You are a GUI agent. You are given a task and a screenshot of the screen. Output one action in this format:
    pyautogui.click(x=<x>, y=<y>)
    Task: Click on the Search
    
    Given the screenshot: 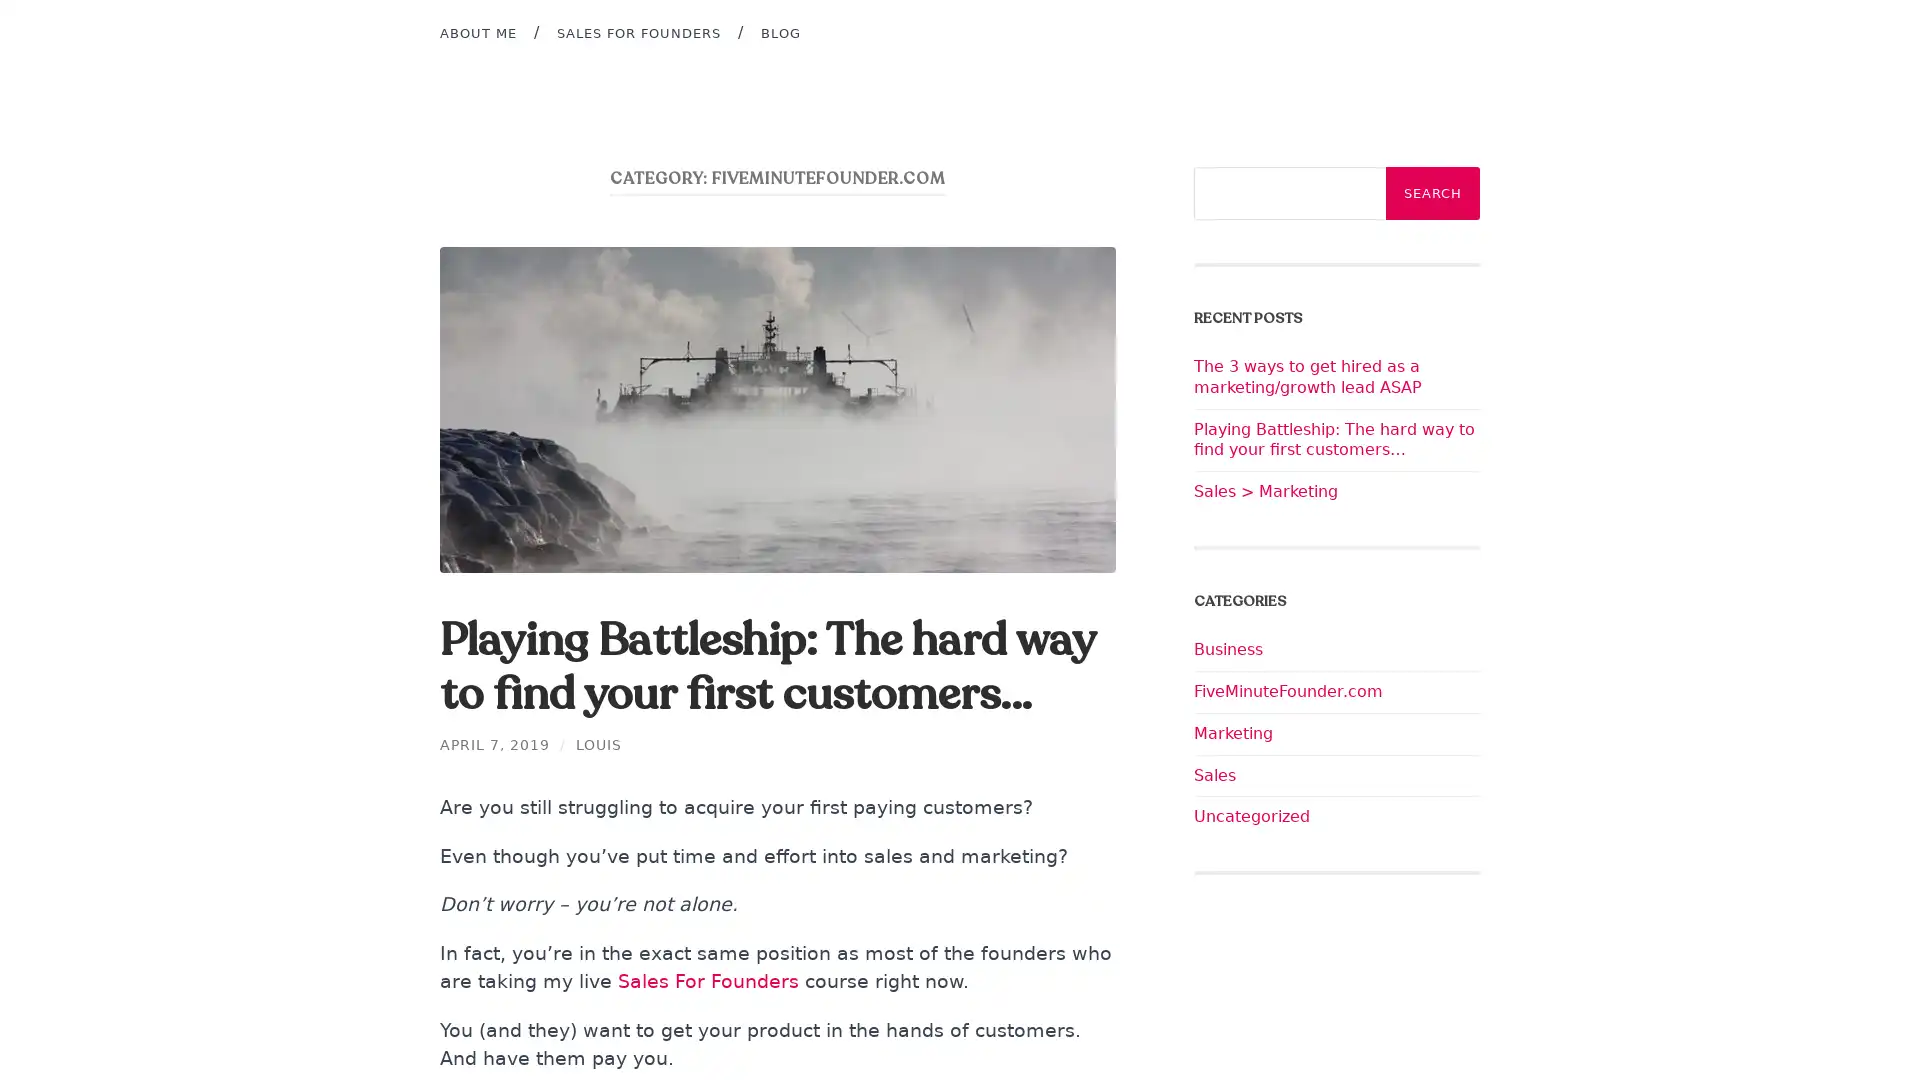 What is the action you would take?
    pyautogui.click(x=1432, y=193)
    